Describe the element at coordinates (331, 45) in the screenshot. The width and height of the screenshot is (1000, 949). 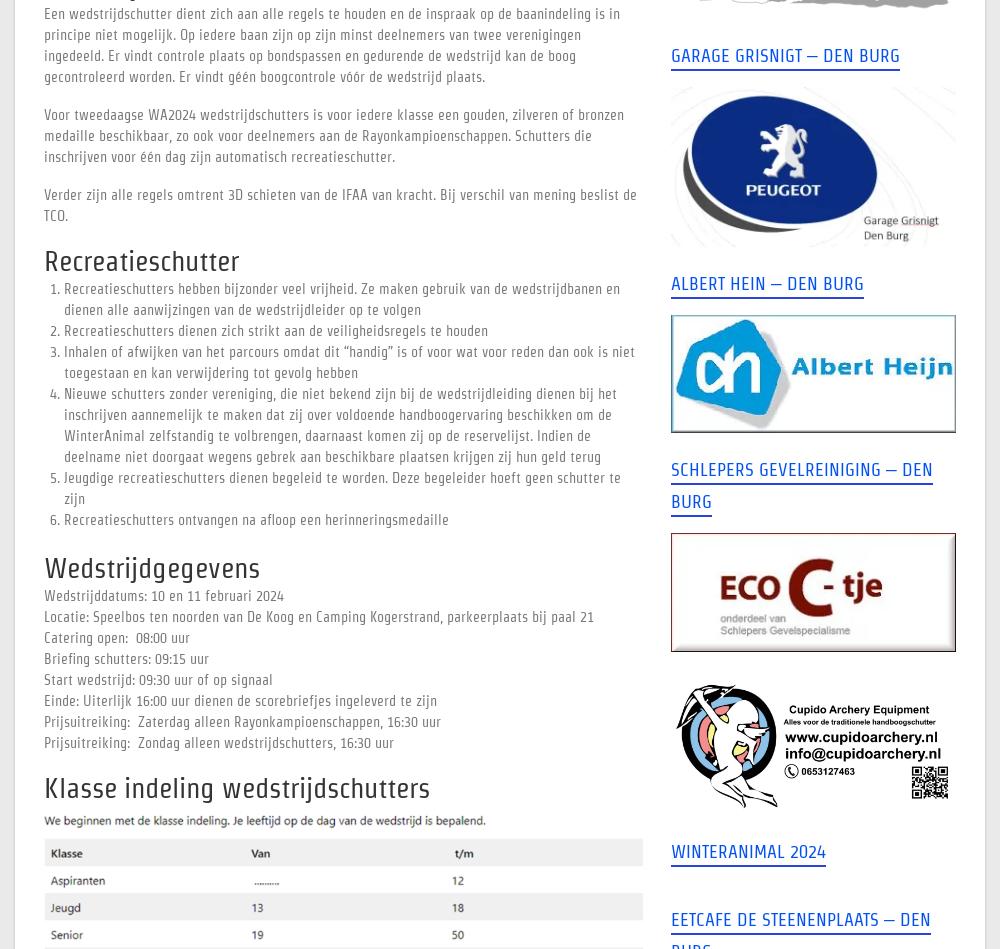
I see `'Een wedstrijdschutter dient zich aan alle regels te houden en de inspraak op de baanindeling is in principe niet mogelijk. Op iedere baan zijn op zijn minst deelnemers van twee verenigingen ingedeeld. Er vindt controle plaats op bondspassen en gedurende de wedstrijd kan de boog gecontroleerd worden. Er vindt géén boogcontrole vóór de wedstrijd plaats.'` at that location.